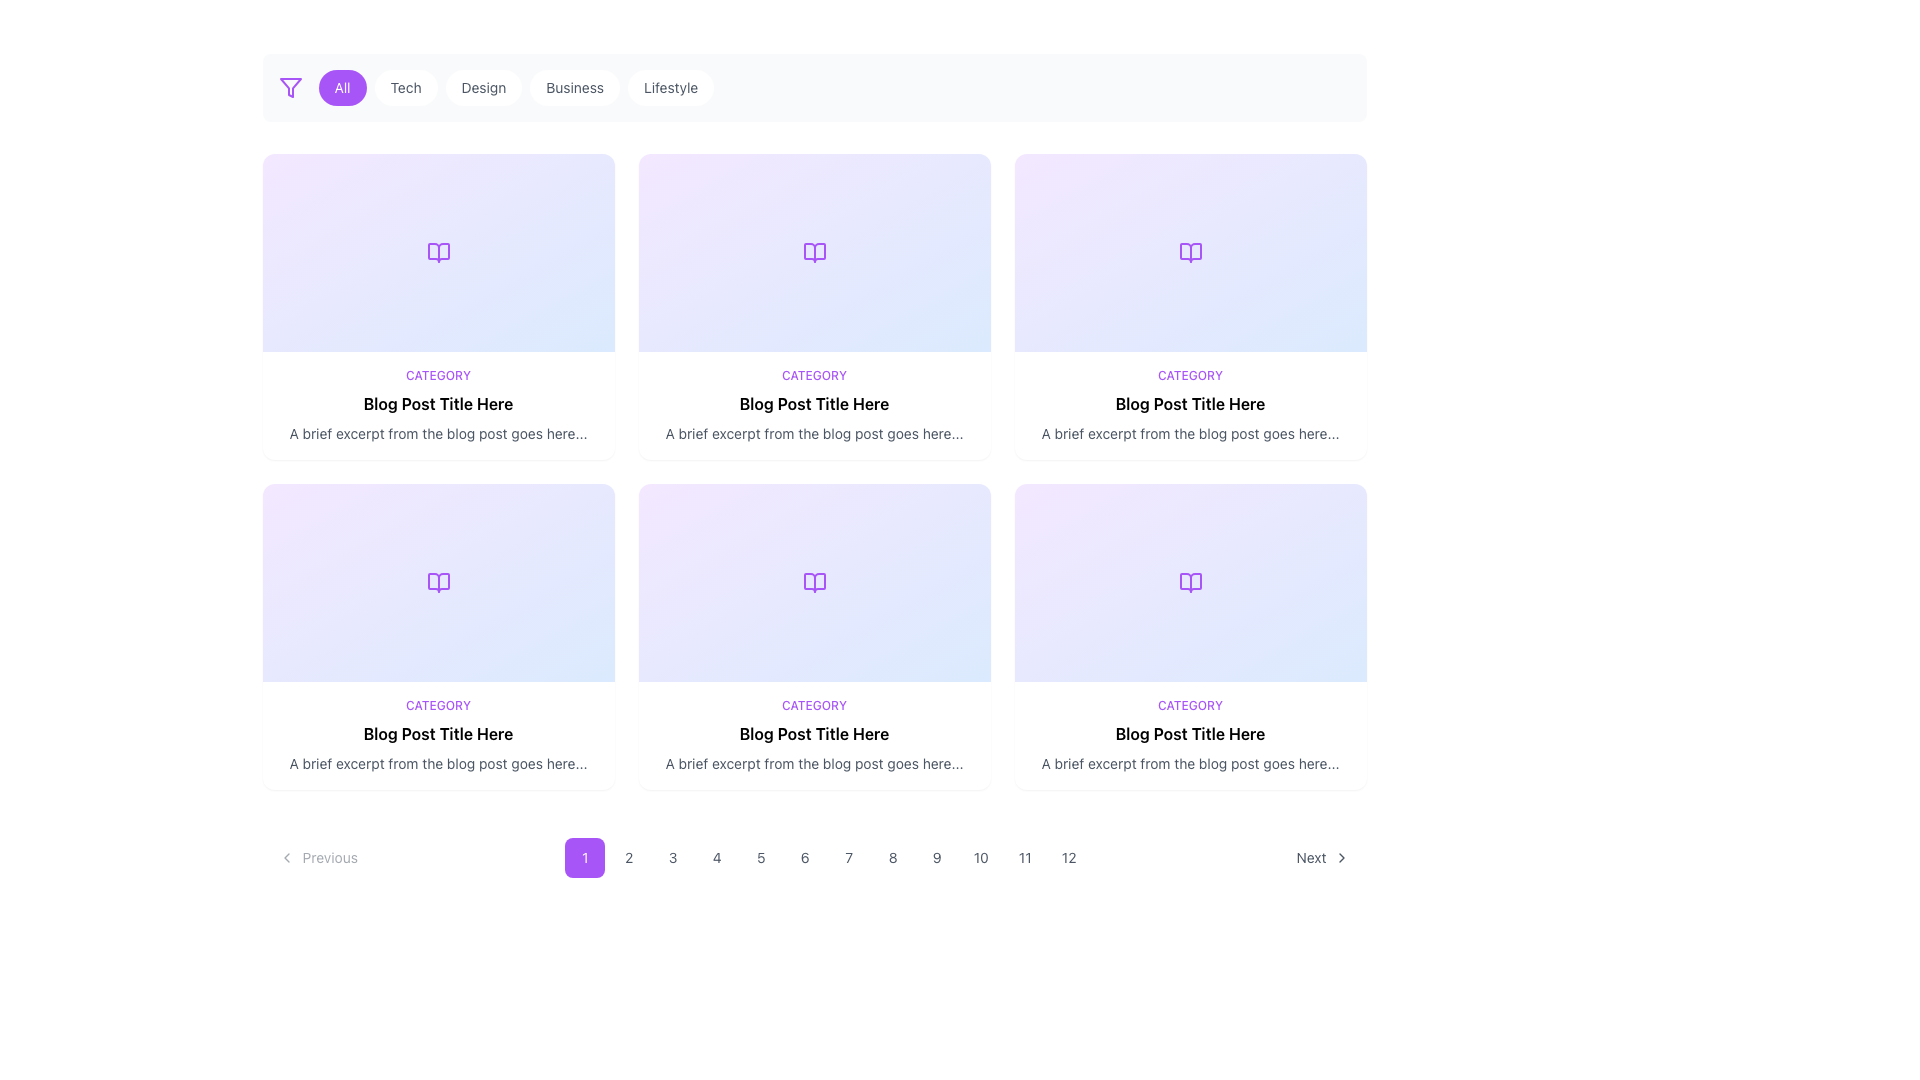 Image resolution: width=1920 pixels, height=1080 pixels. What do you see at coordinates (1025, 856) in the screenshot?
I see `the eleventh navigation button located between the buttons labeled '10' and '12'` at bounding box center [1025, 856].